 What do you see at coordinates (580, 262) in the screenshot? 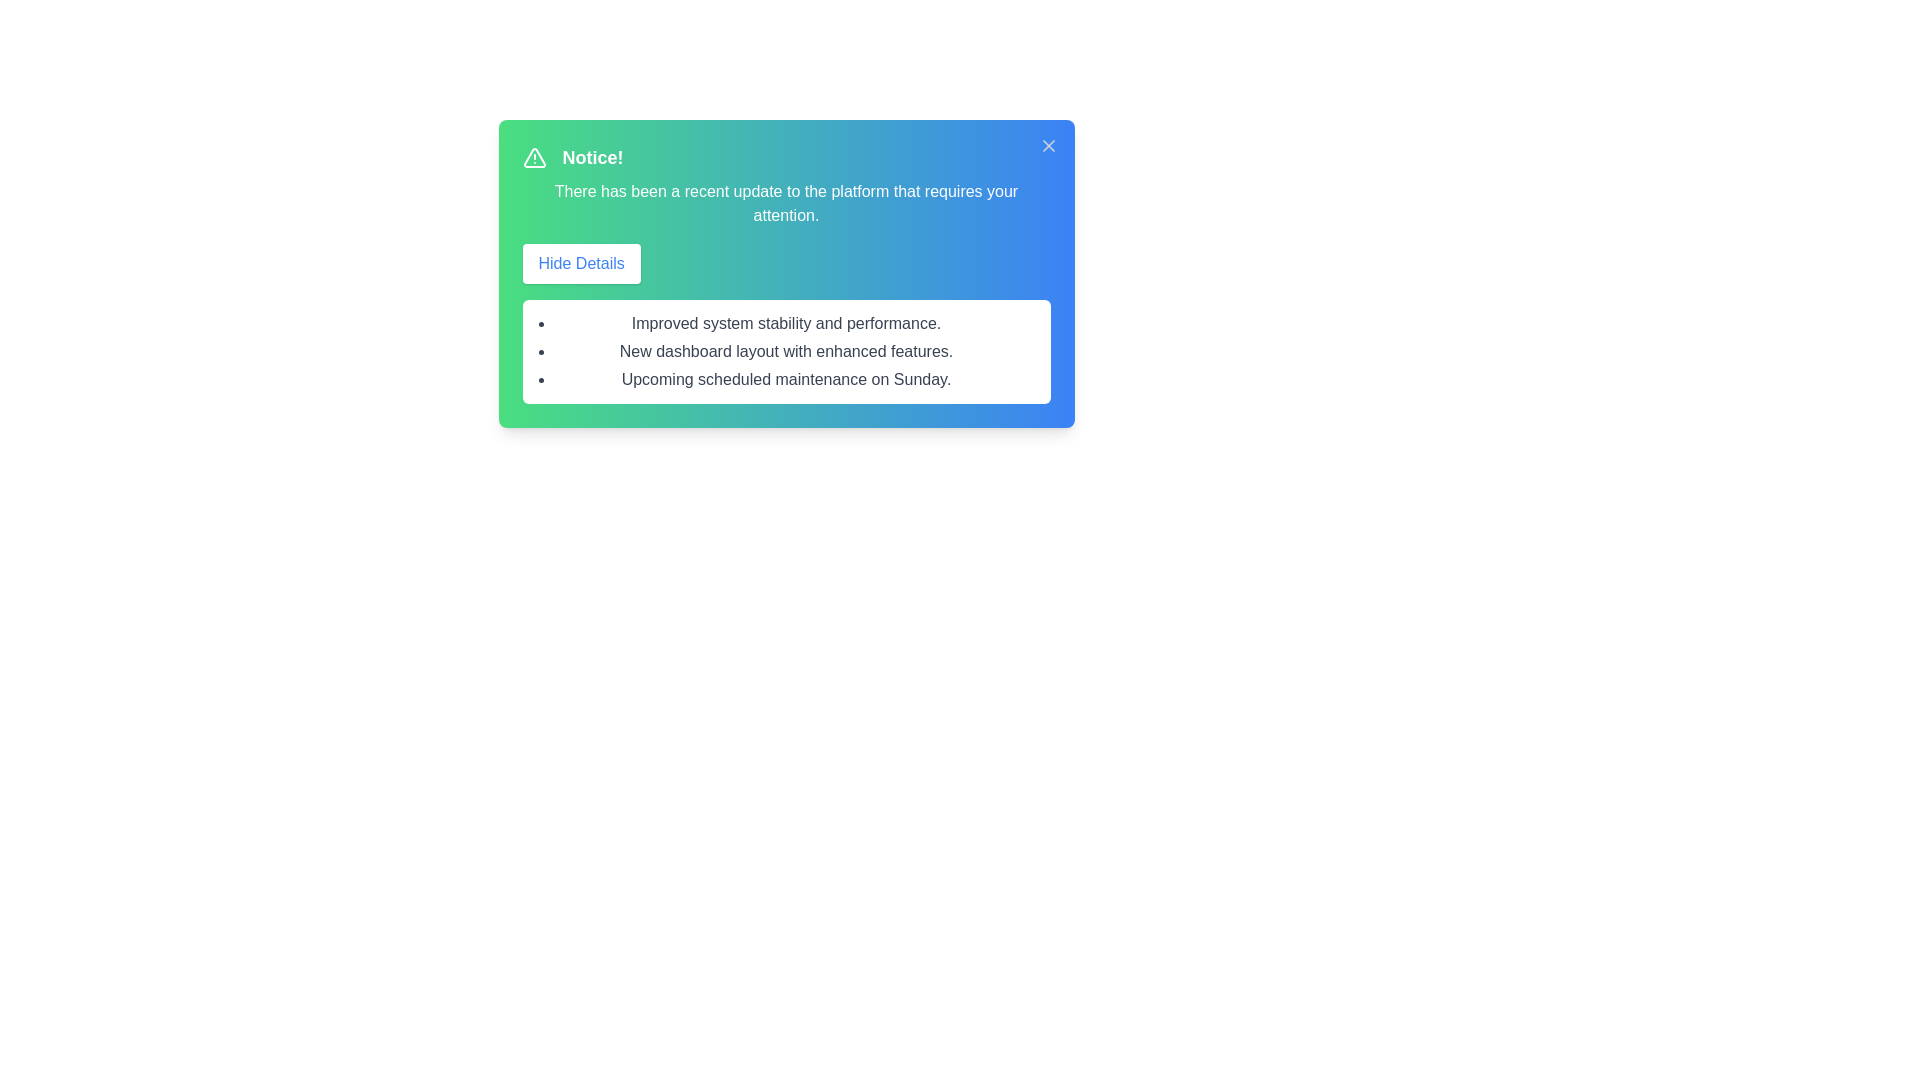
I see `the 'Hide Details' button to toggle the visibility of the details section` at bounding box center [580, 262].